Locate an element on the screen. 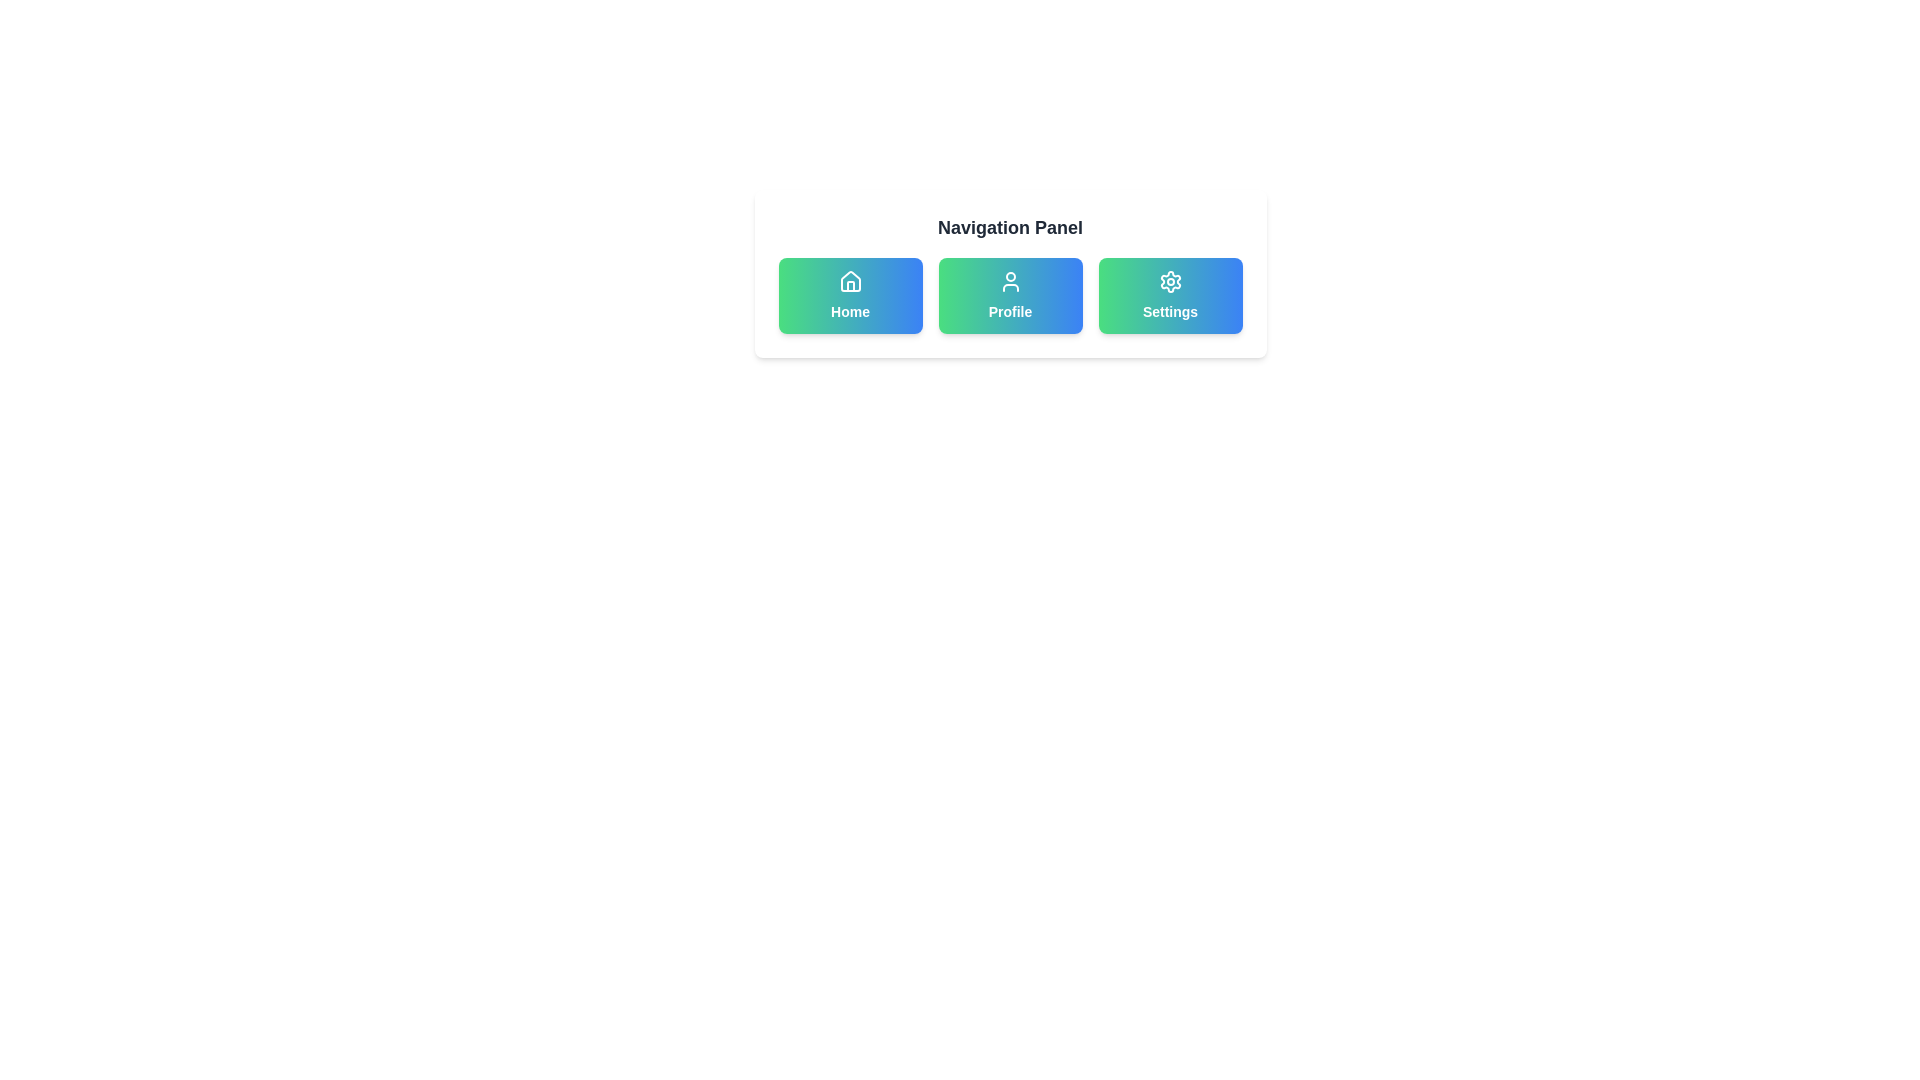  the 'Settings' text label located at the bottom of the rightmost button in the navigation options, which is styled in bold font and serves as a title or button label is located at coordinates (1170, 312).